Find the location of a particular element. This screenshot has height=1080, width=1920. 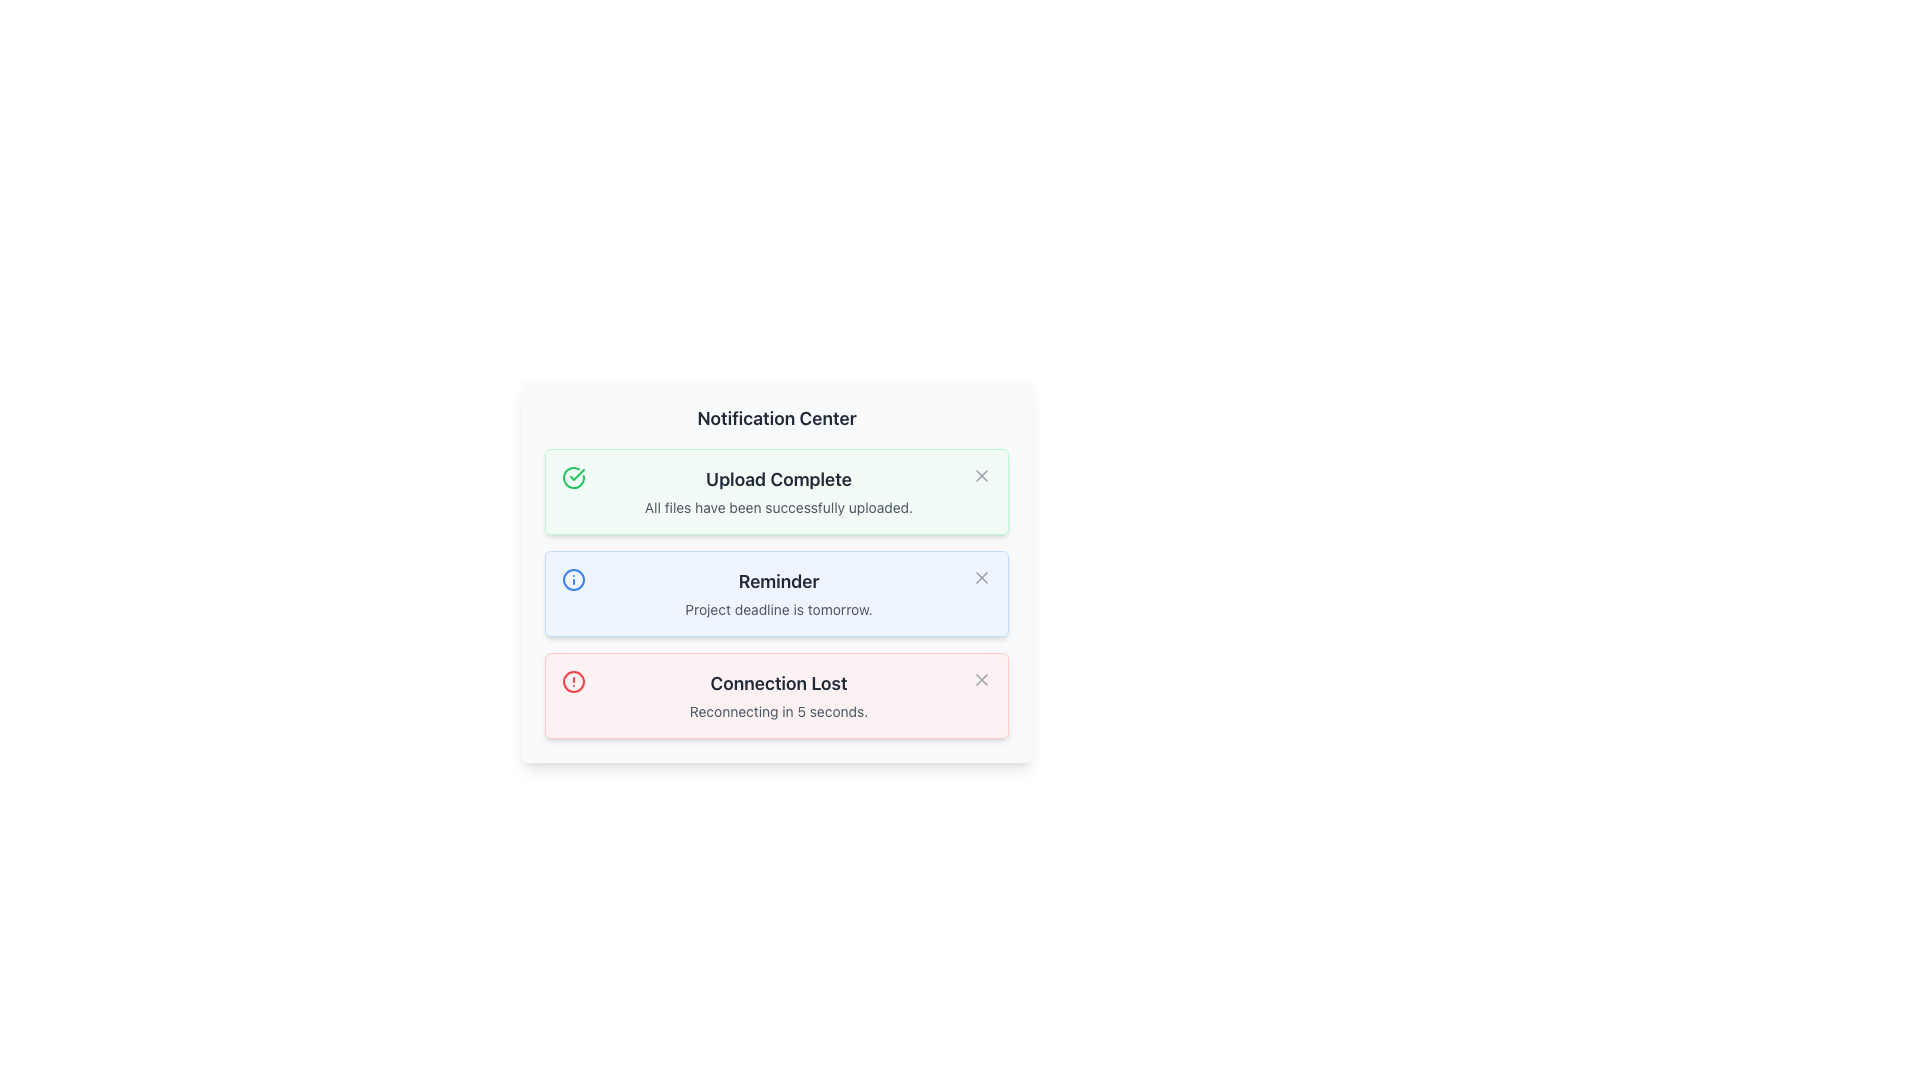

the diagonal cross-shaped icon within the 'Reminder' card in the notification panel is located at coordinates (982, 578).